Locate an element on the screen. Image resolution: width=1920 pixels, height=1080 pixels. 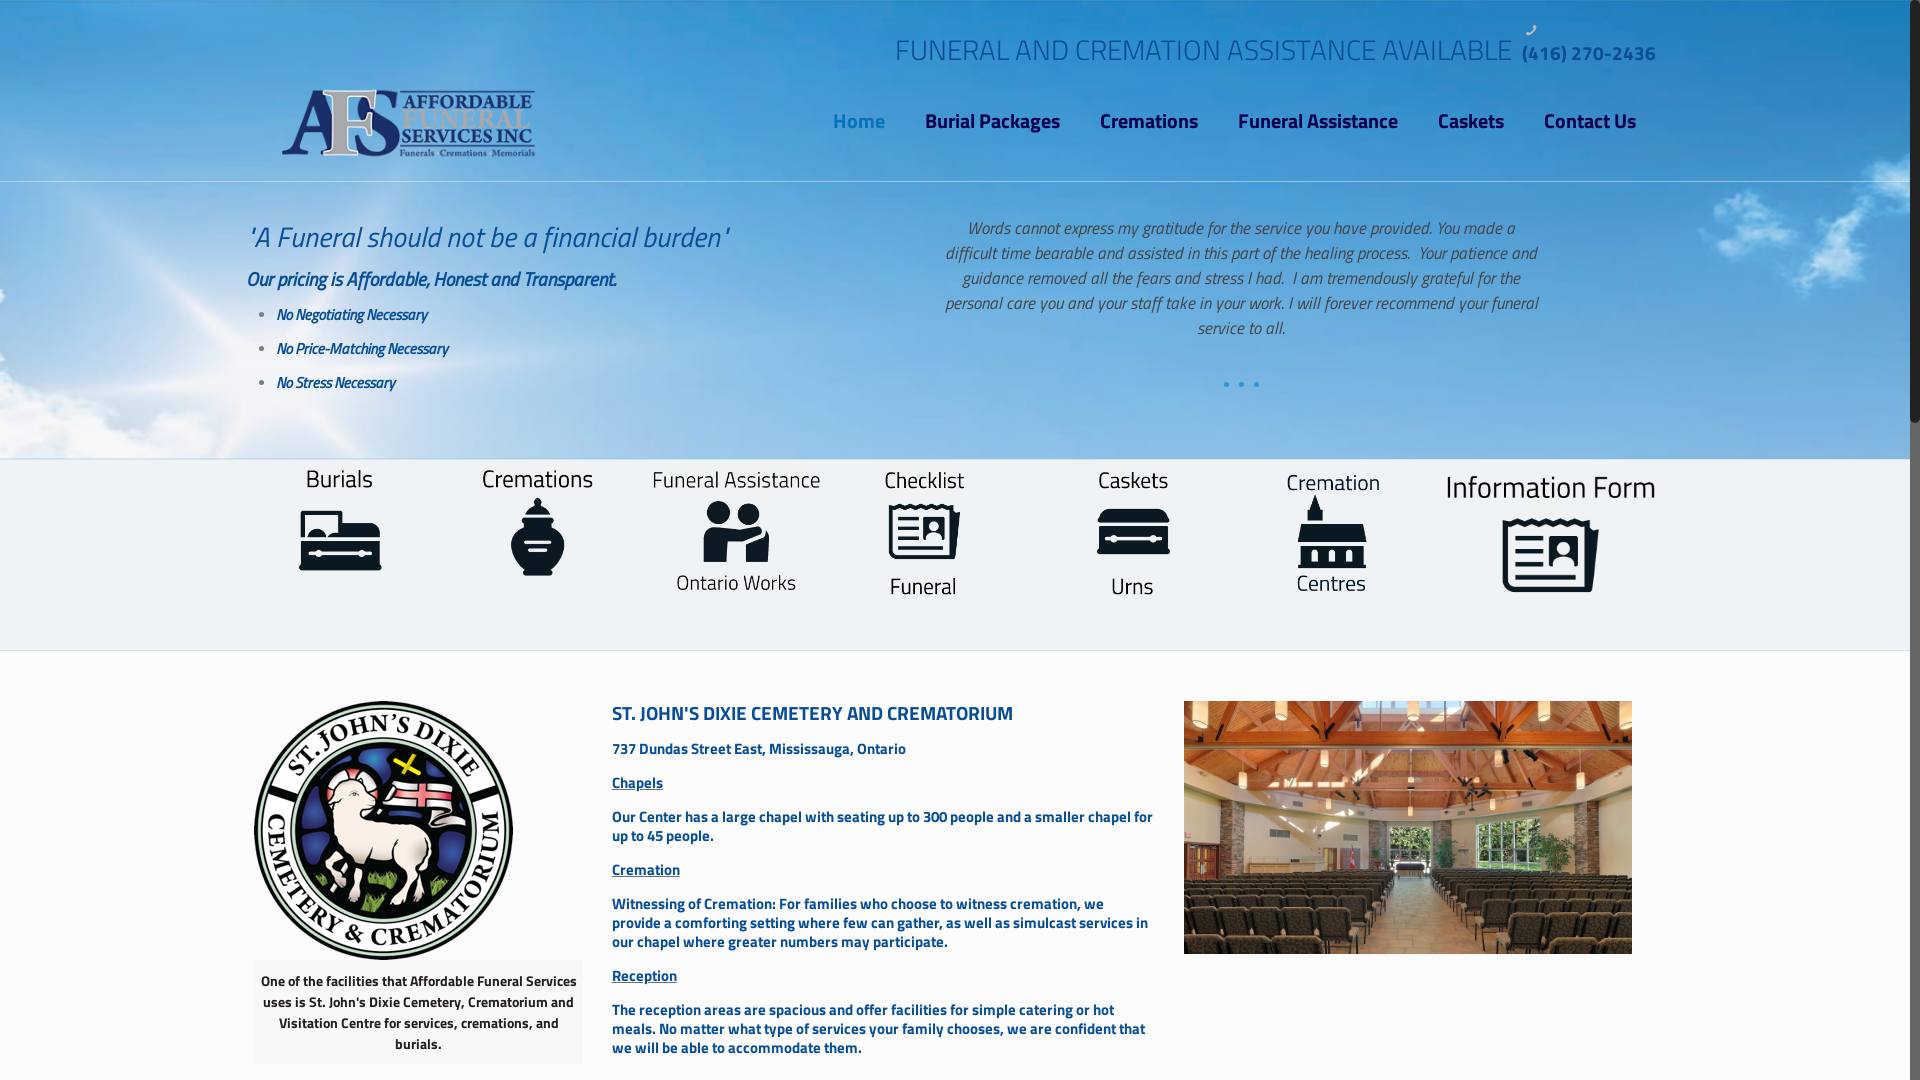
'Affordable Funeral Services' is located at coordinates (407, 120).